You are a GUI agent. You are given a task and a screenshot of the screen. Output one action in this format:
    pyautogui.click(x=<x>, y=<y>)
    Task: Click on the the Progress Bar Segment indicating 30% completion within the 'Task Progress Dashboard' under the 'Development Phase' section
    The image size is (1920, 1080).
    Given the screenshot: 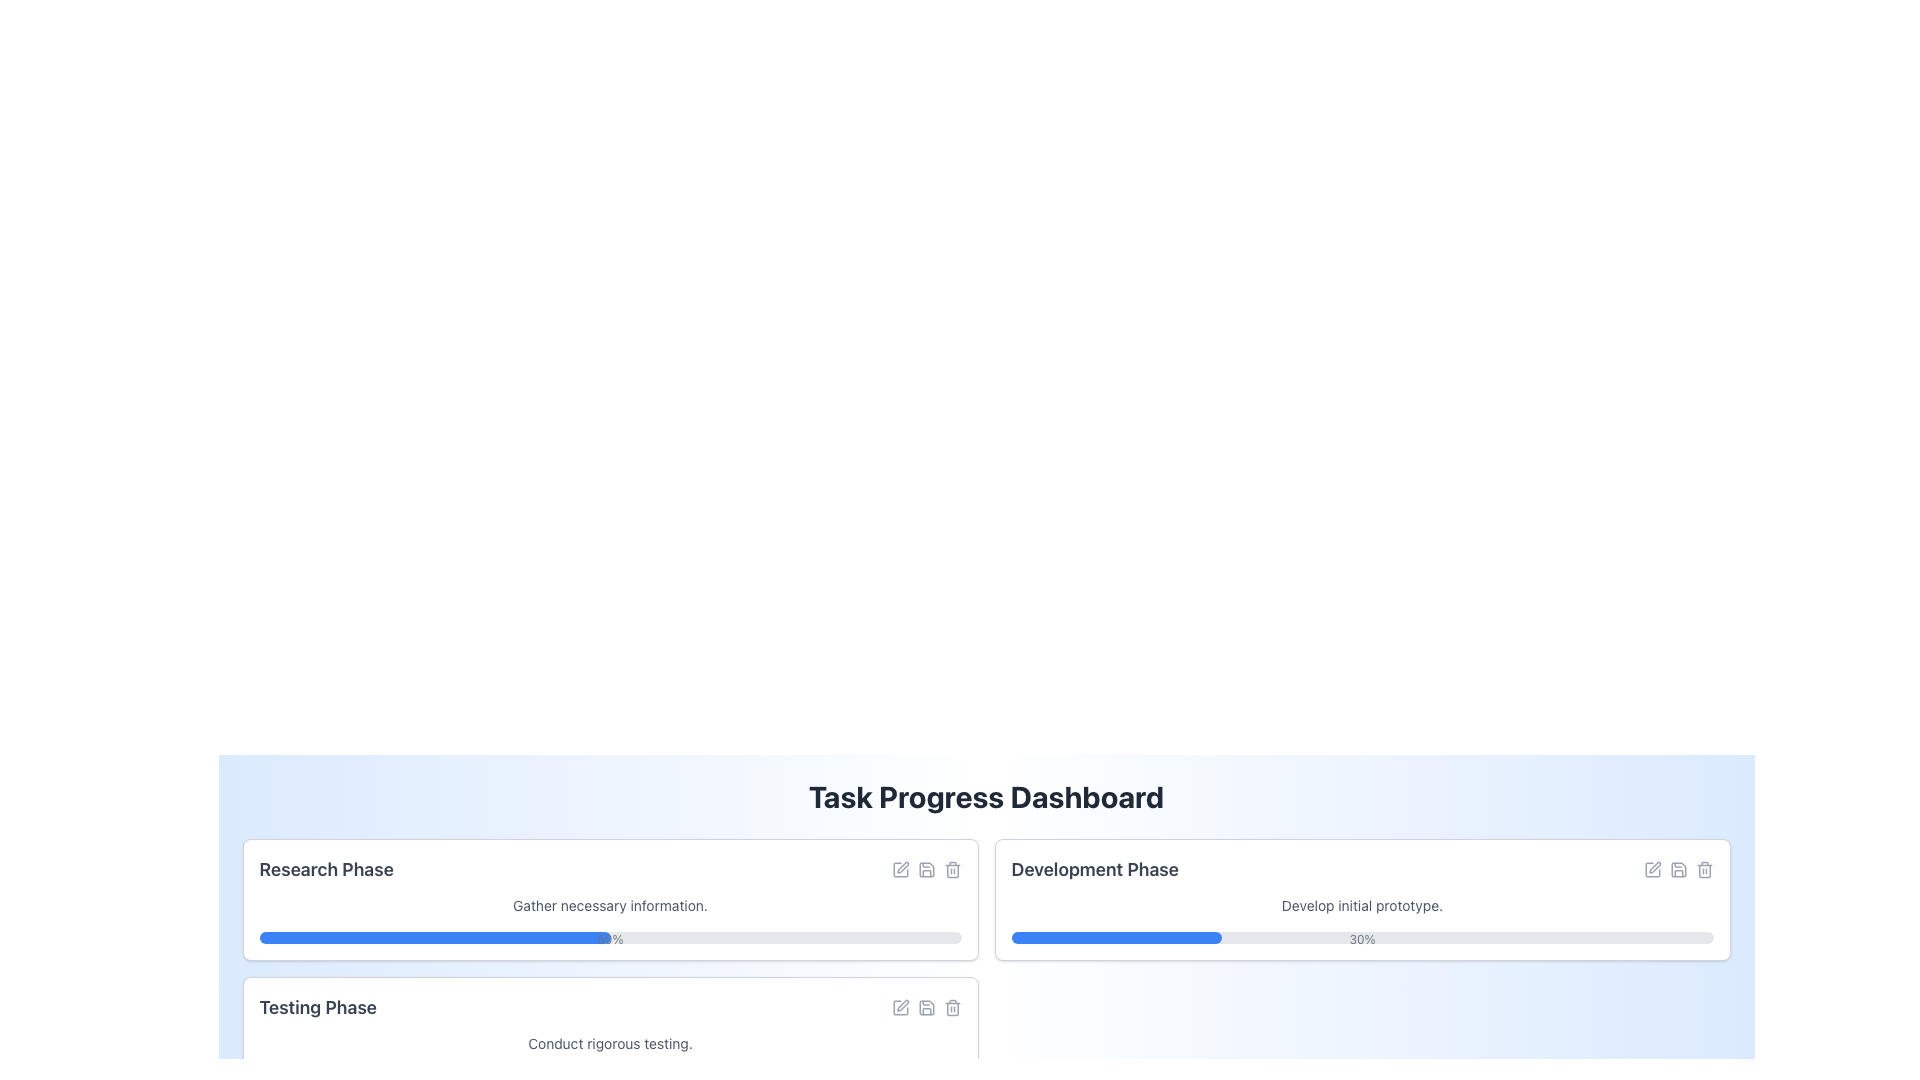 What is the action you would take?
    pyautogui.click(x=1115, y=937)
    